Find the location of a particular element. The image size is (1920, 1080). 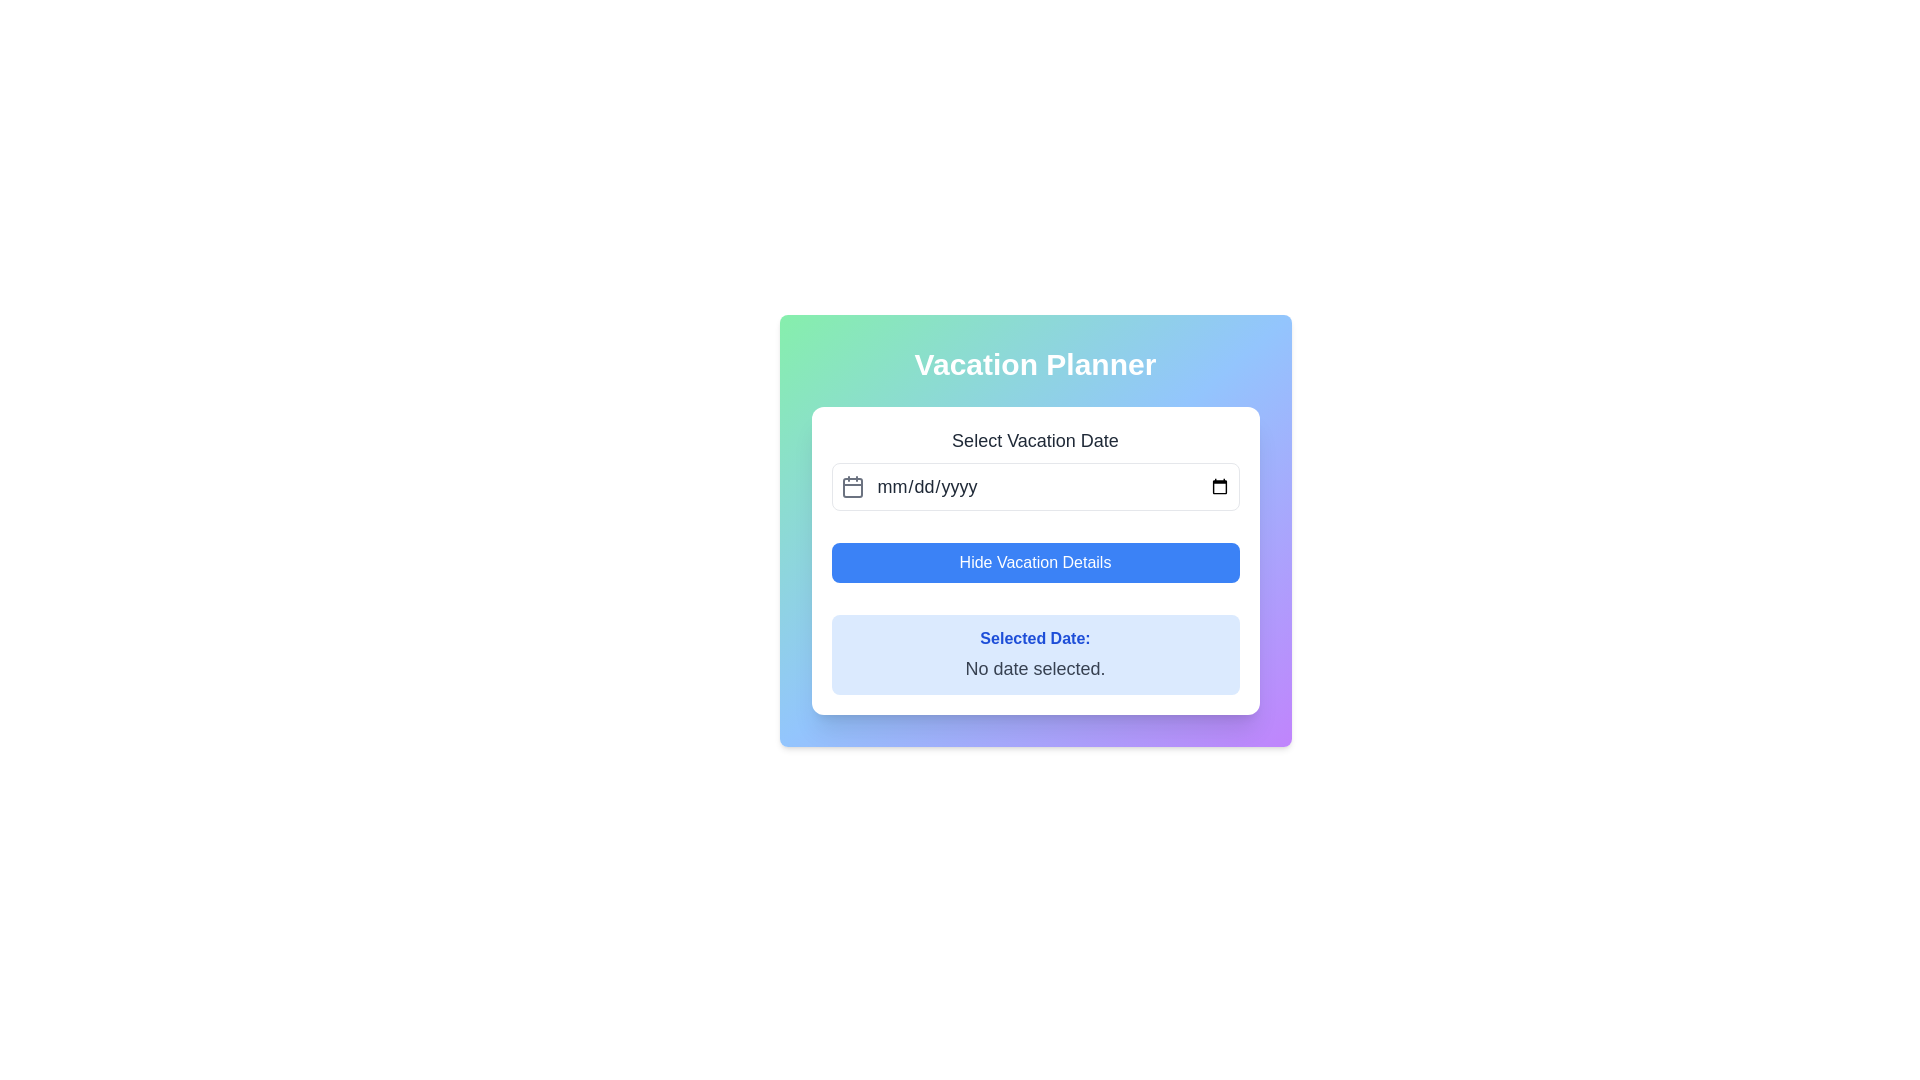

the static text element displaying 'No date selected.' with a gray font, located beneath the 'Selected Date:' label is located at coordinates (1035, 668).